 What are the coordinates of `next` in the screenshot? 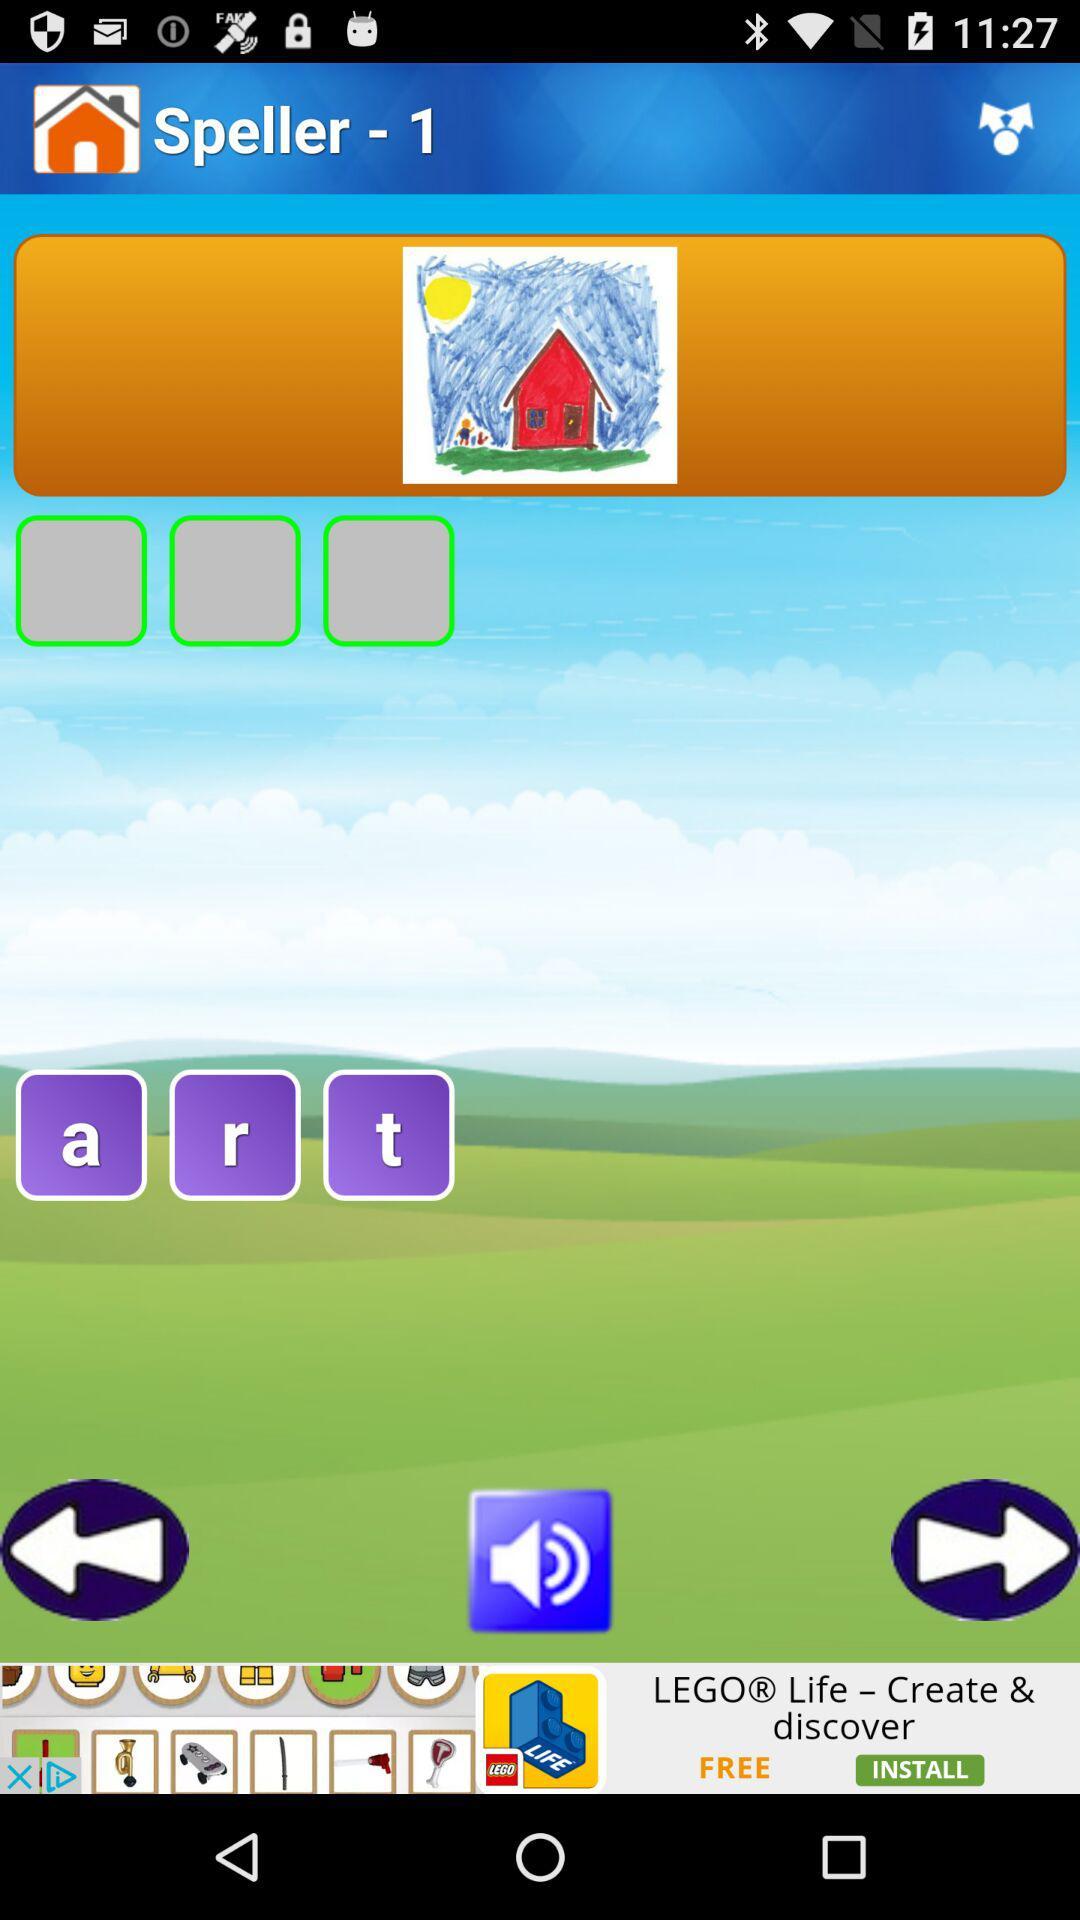 It's located at (984, 1548).